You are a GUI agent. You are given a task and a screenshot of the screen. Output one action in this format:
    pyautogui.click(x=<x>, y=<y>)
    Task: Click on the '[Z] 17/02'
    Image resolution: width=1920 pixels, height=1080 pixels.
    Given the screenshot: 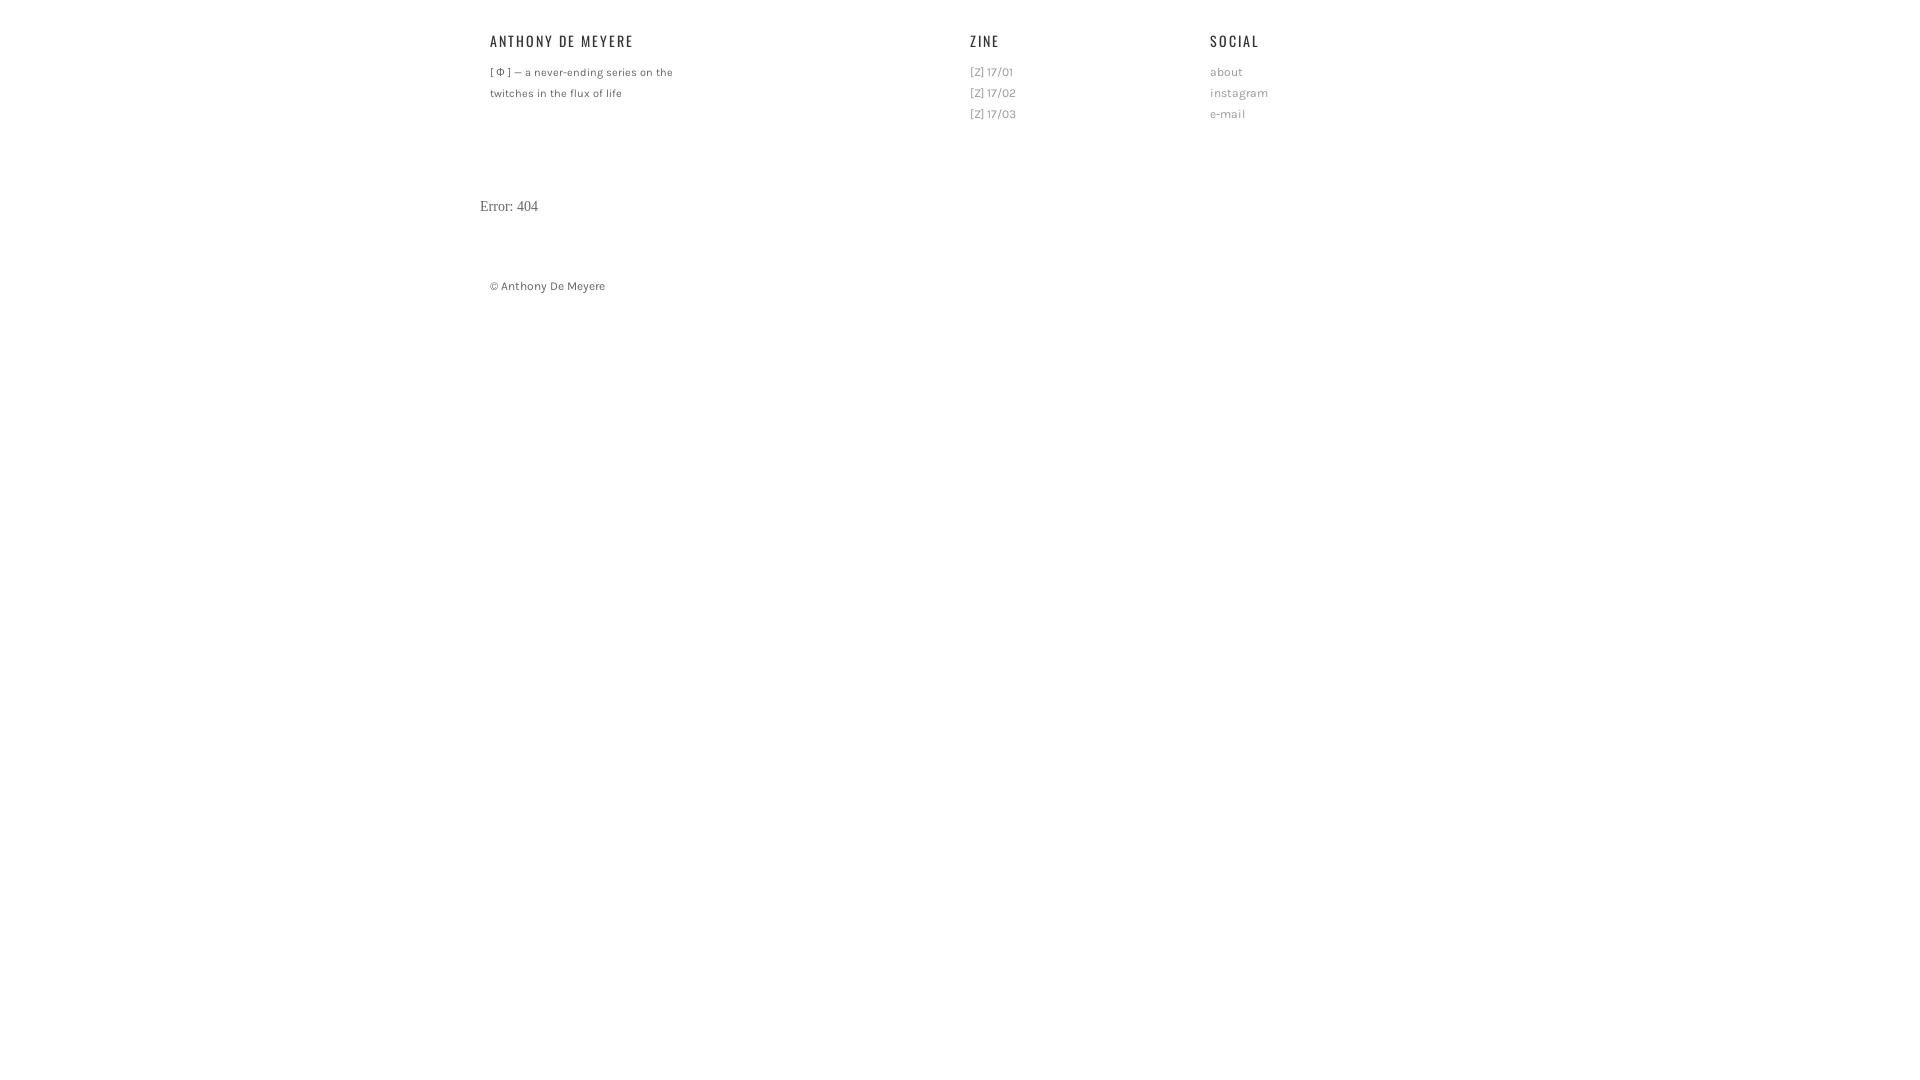 What is the action you would take?
    pyautogui.click(x=993, y=92)
    